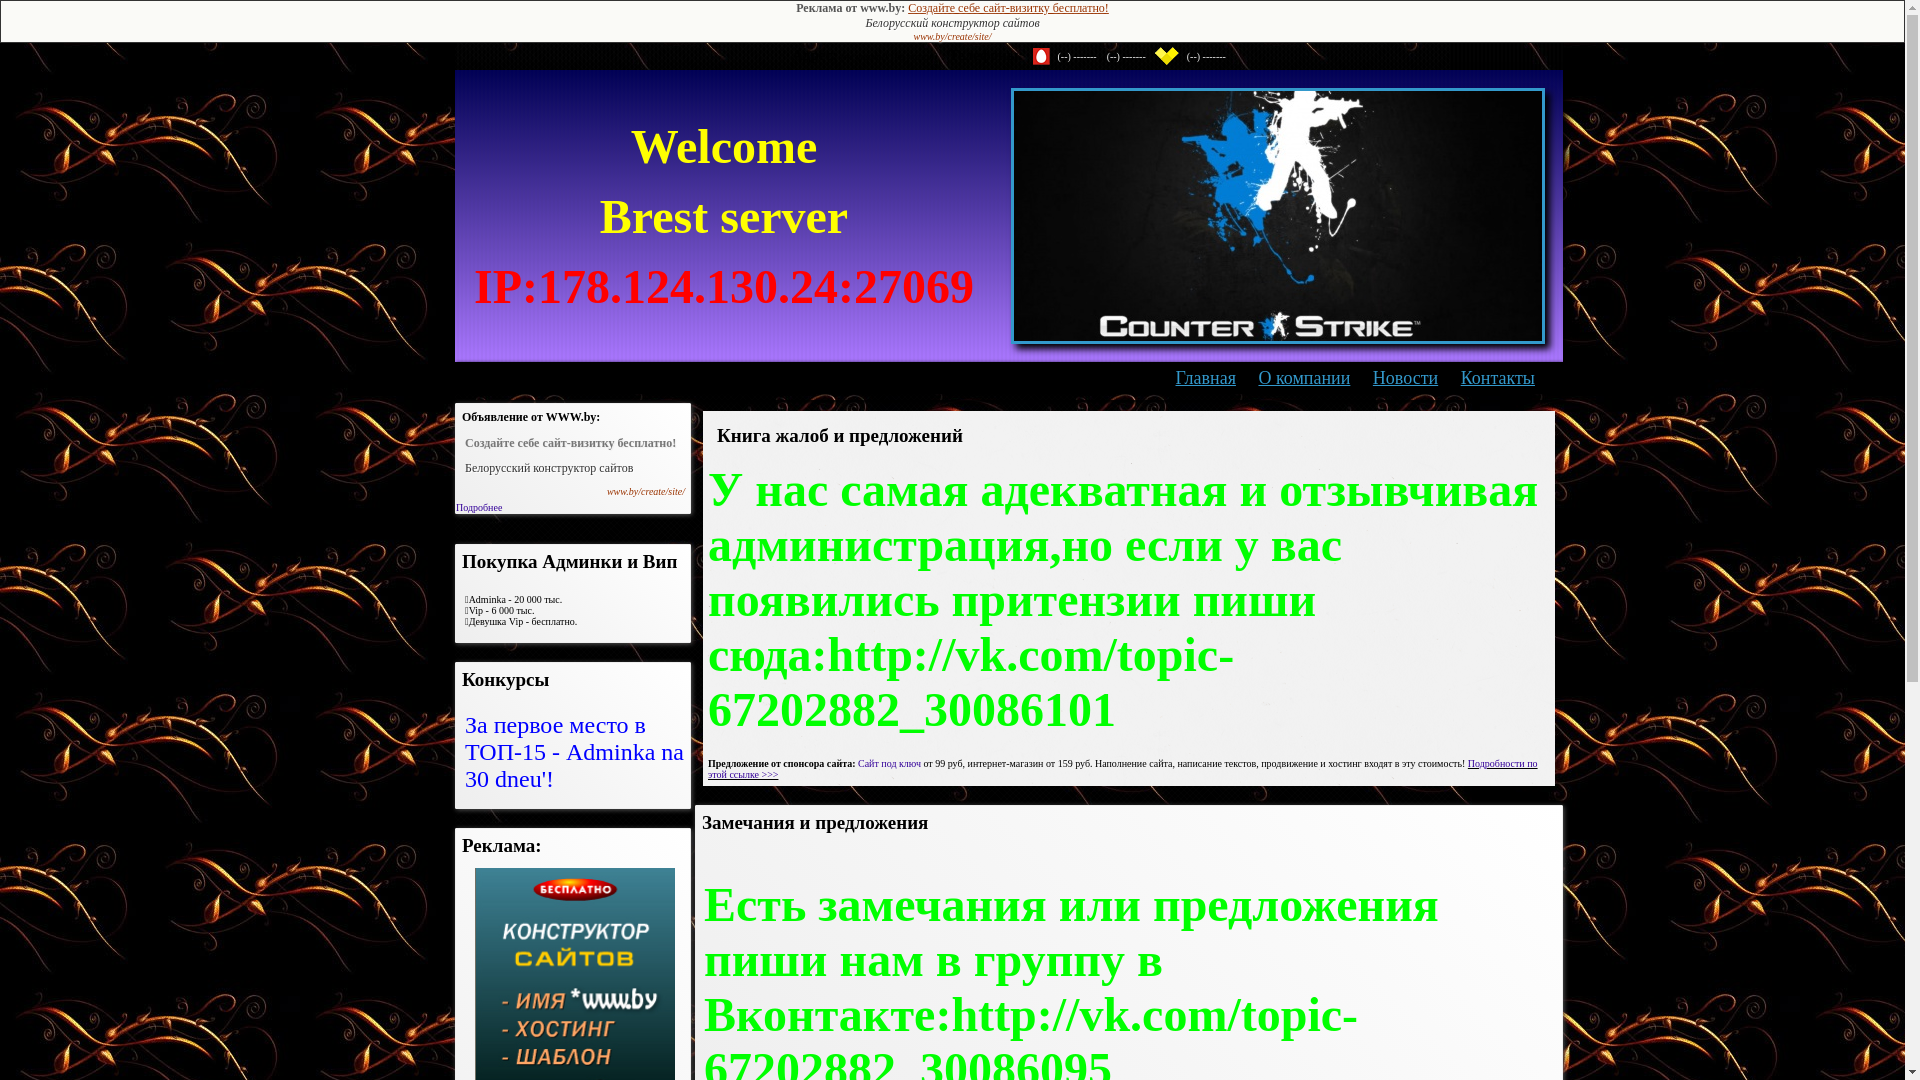 This screenshot has width=1920, height=1080. Describe the element at coordinates (646, 491) in the screenshot. I see `'www.by/create/site/'` at that location.